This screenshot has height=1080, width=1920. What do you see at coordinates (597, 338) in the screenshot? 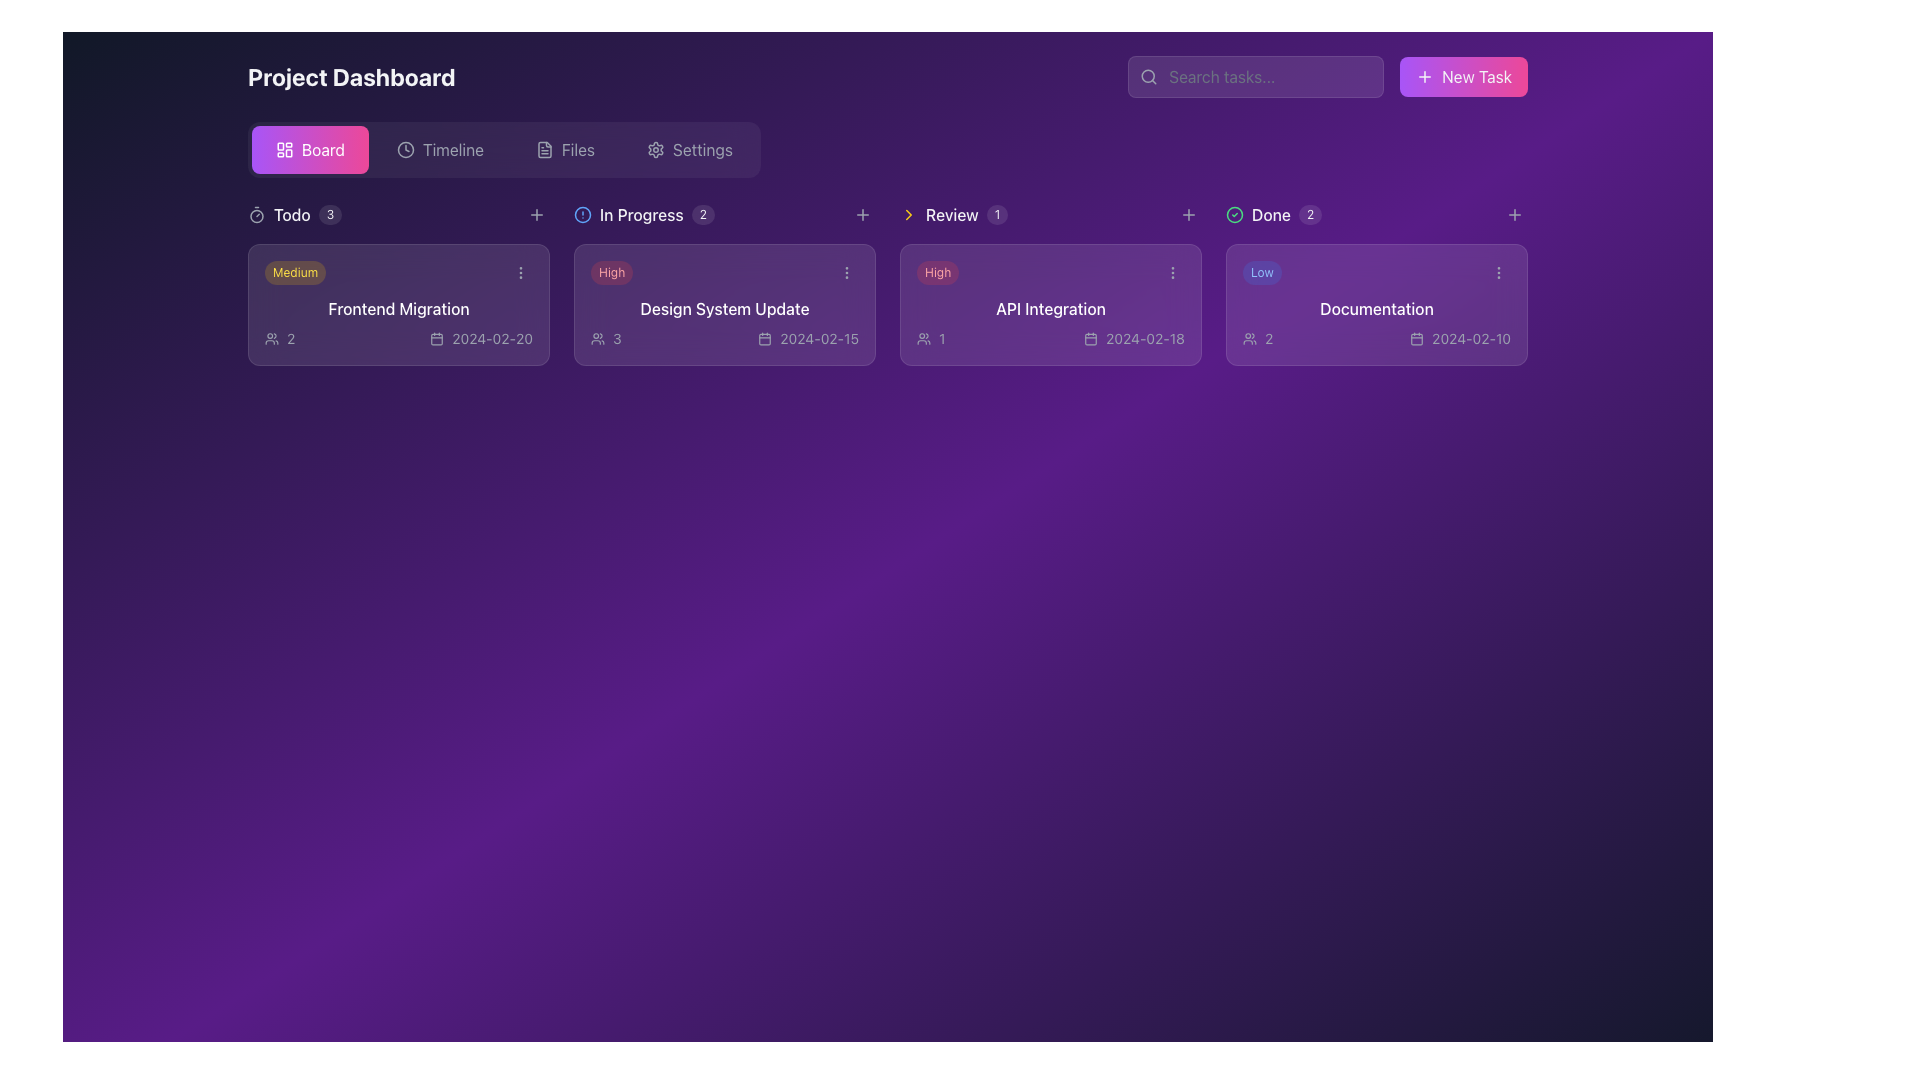
I see `the User Avatar Icon, which indicates the number of users associated with the task, located within the 'Design System Update' task card in the 'In Progress' section of the project dashboard` at bounding box center [597, 338].